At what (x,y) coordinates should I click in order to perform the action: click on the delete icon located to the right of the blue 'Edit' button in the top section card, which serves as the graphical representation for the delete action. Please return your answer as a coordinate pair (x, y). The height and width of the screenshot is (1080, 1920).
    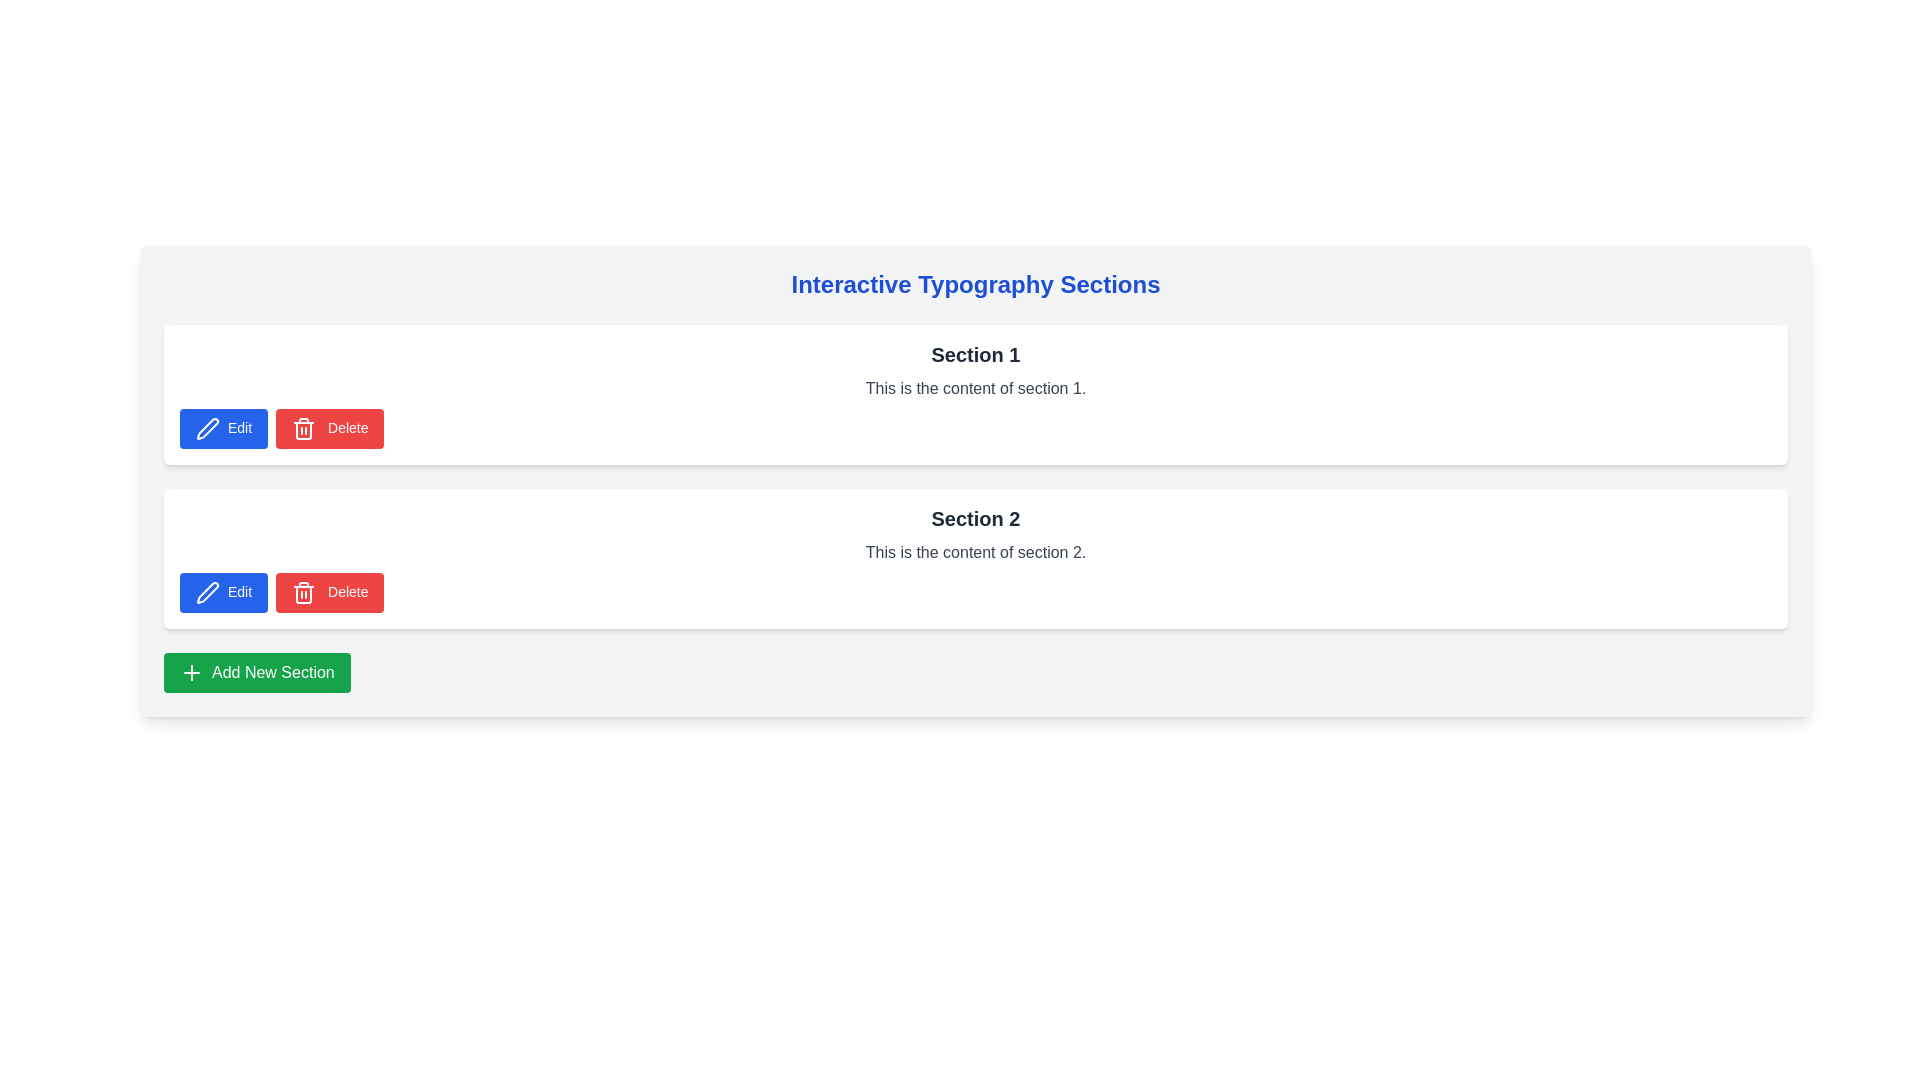
    Looking at the image, I should click on (303, 593).